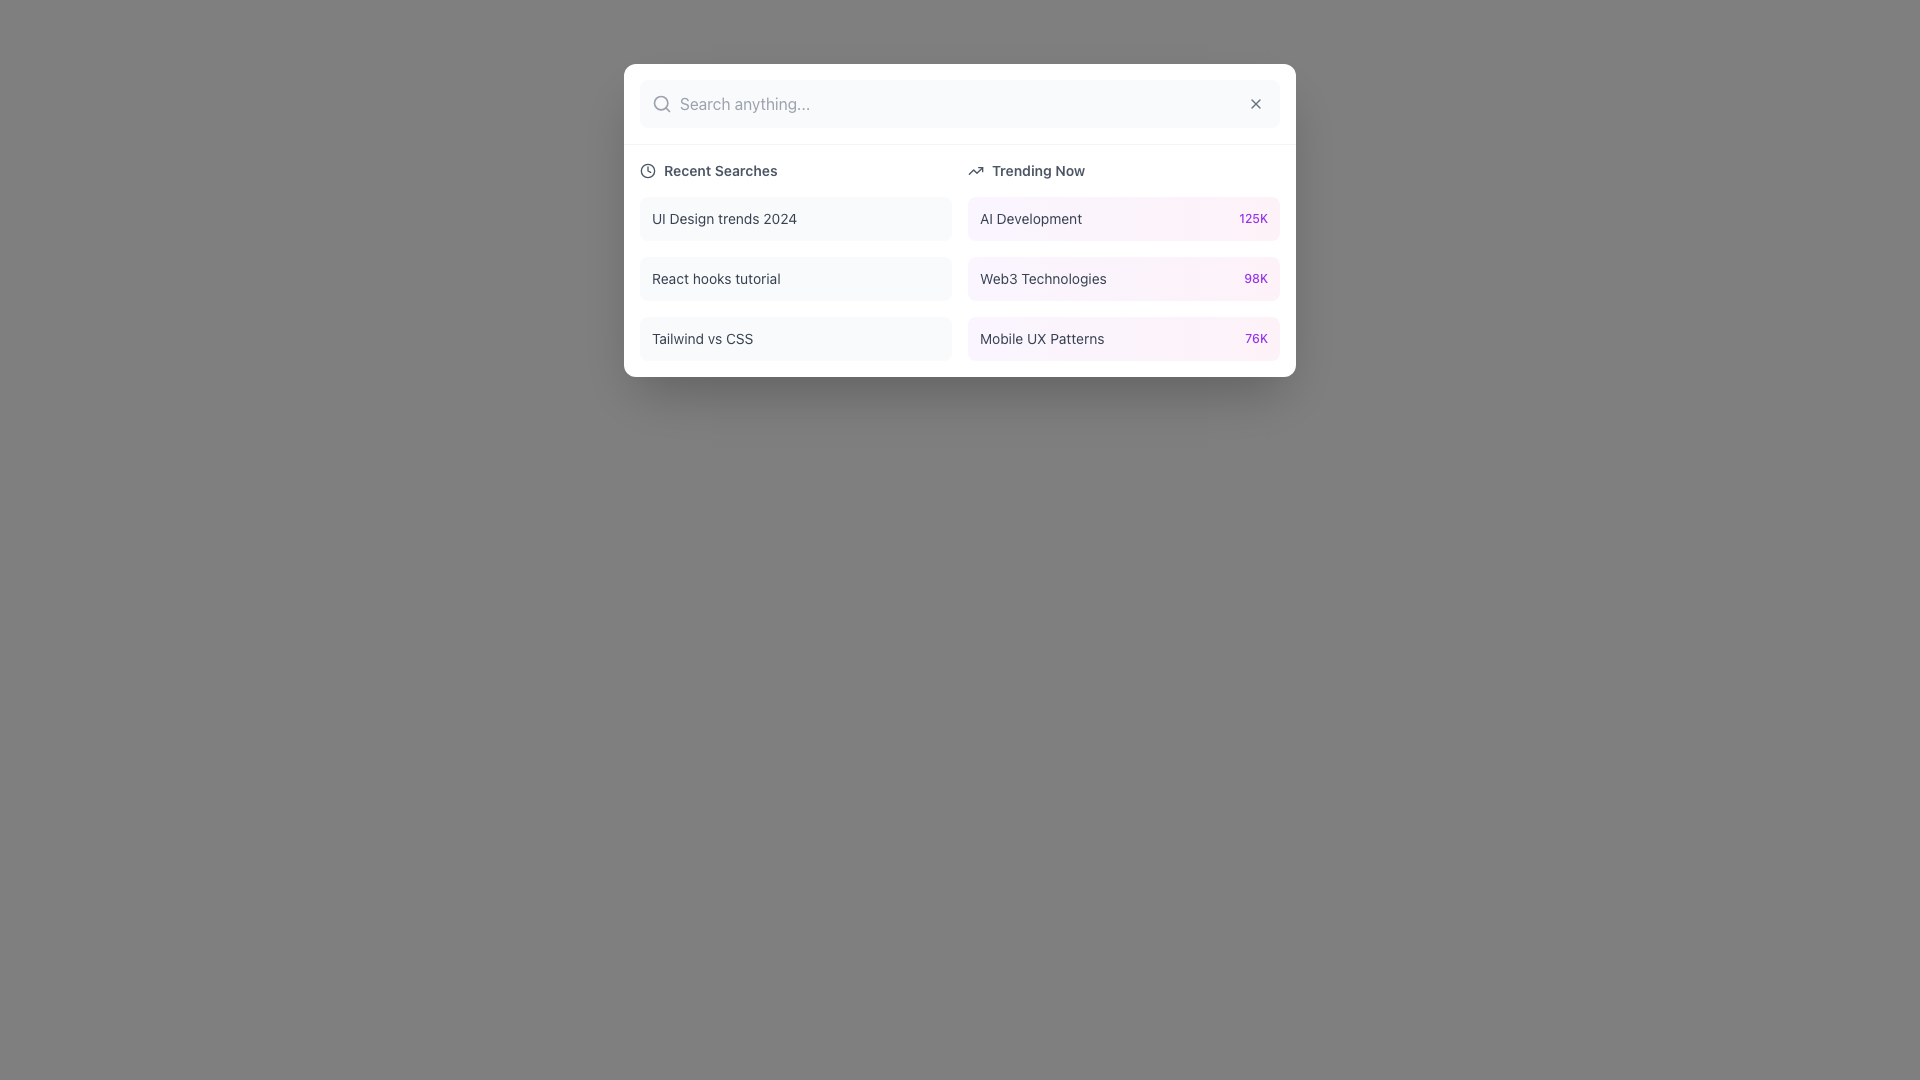 This screenshot has height=1080, width=1920. What do you see at coordinates (1123, 278) in the screenshot?
I see `the 'Web3 Technologies' interactive card in the 'Trending Now' section` at bounding box center [1123, 278].